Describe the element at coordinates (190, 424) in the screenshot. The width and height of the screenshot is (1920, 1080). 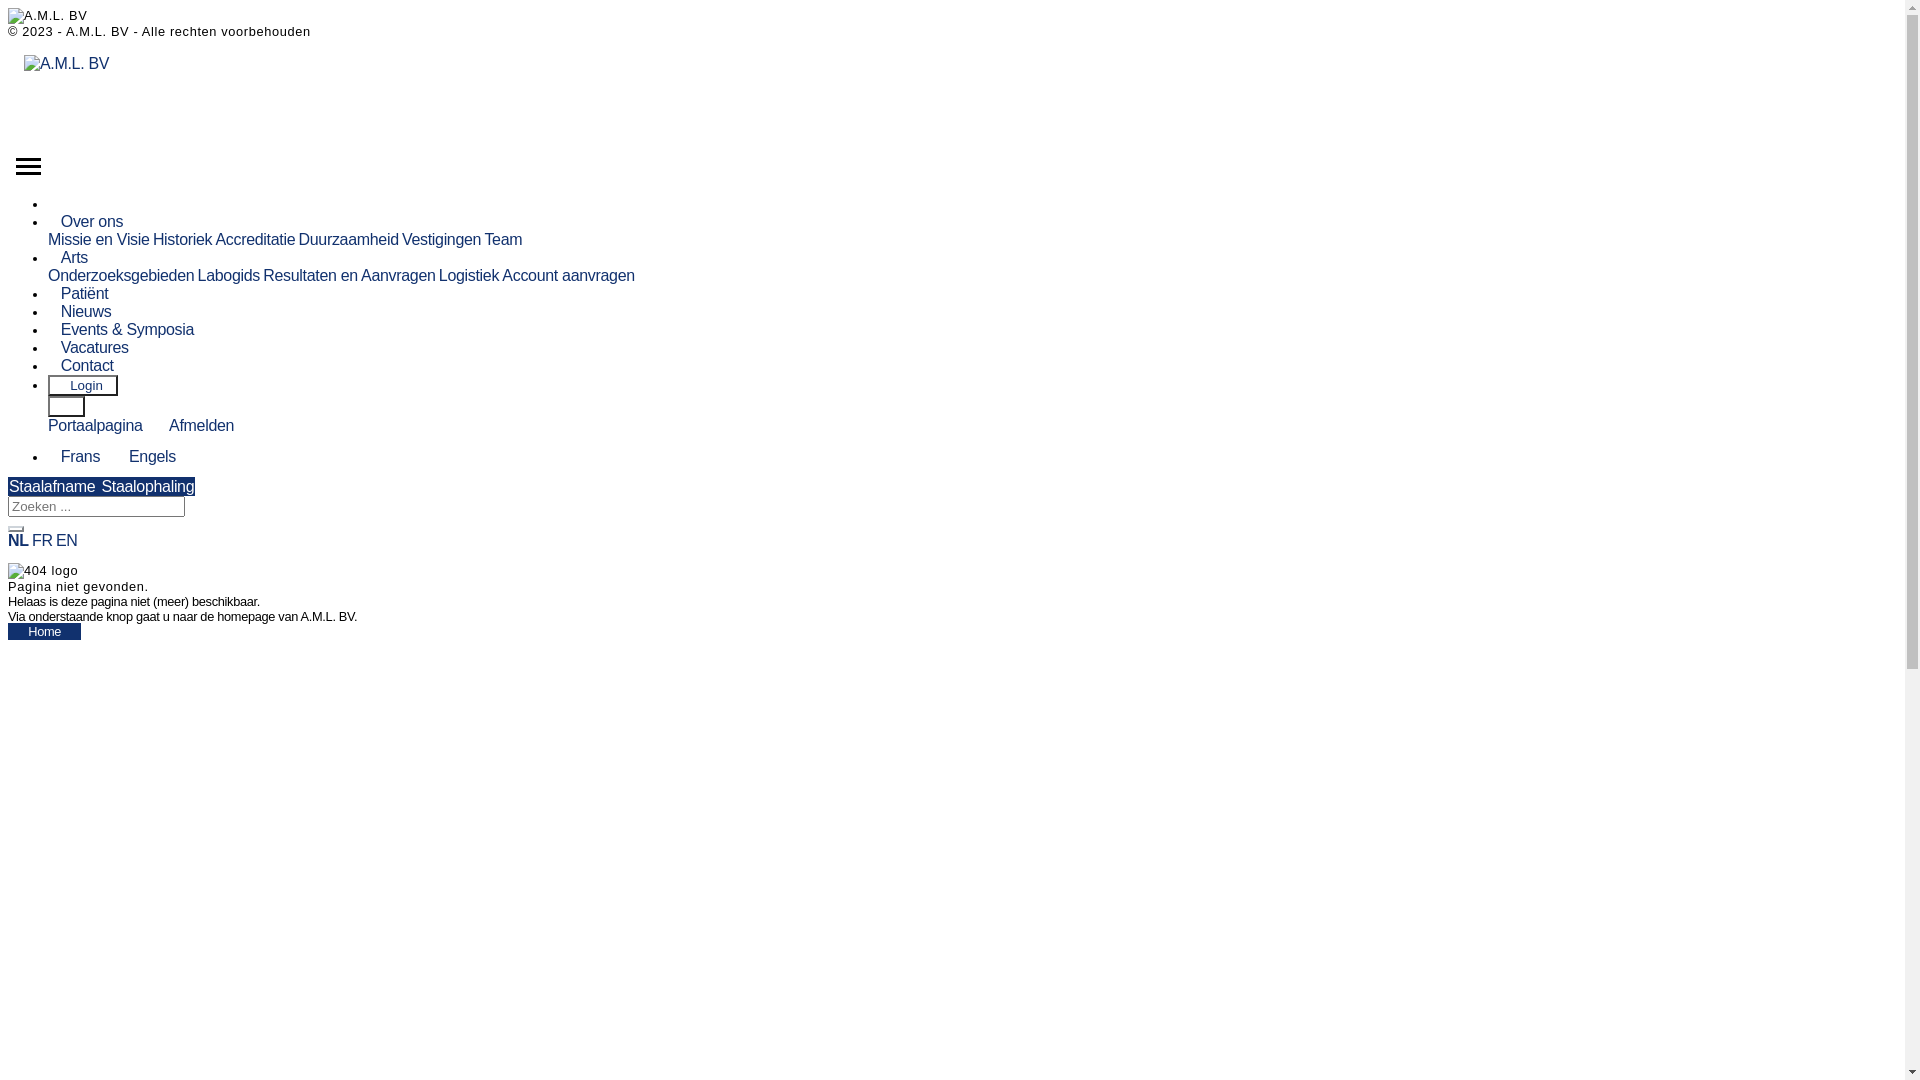
I see `'Afmelden'` at that location.